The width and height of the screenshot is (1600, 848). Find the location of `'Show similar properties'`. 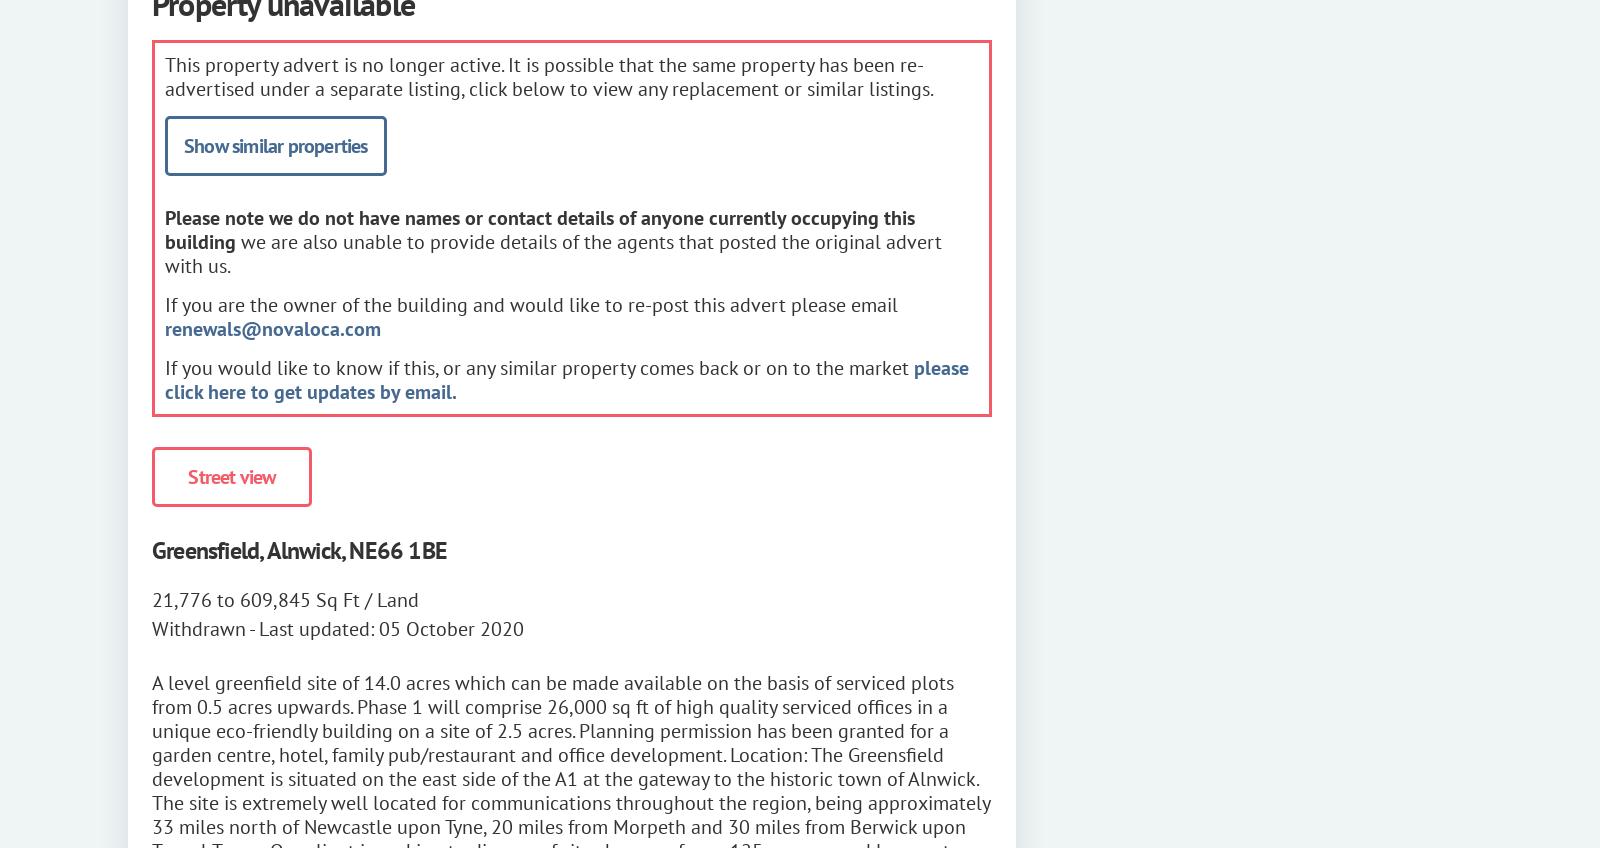

'Show similar properties' is located at coordinates (275, 144).